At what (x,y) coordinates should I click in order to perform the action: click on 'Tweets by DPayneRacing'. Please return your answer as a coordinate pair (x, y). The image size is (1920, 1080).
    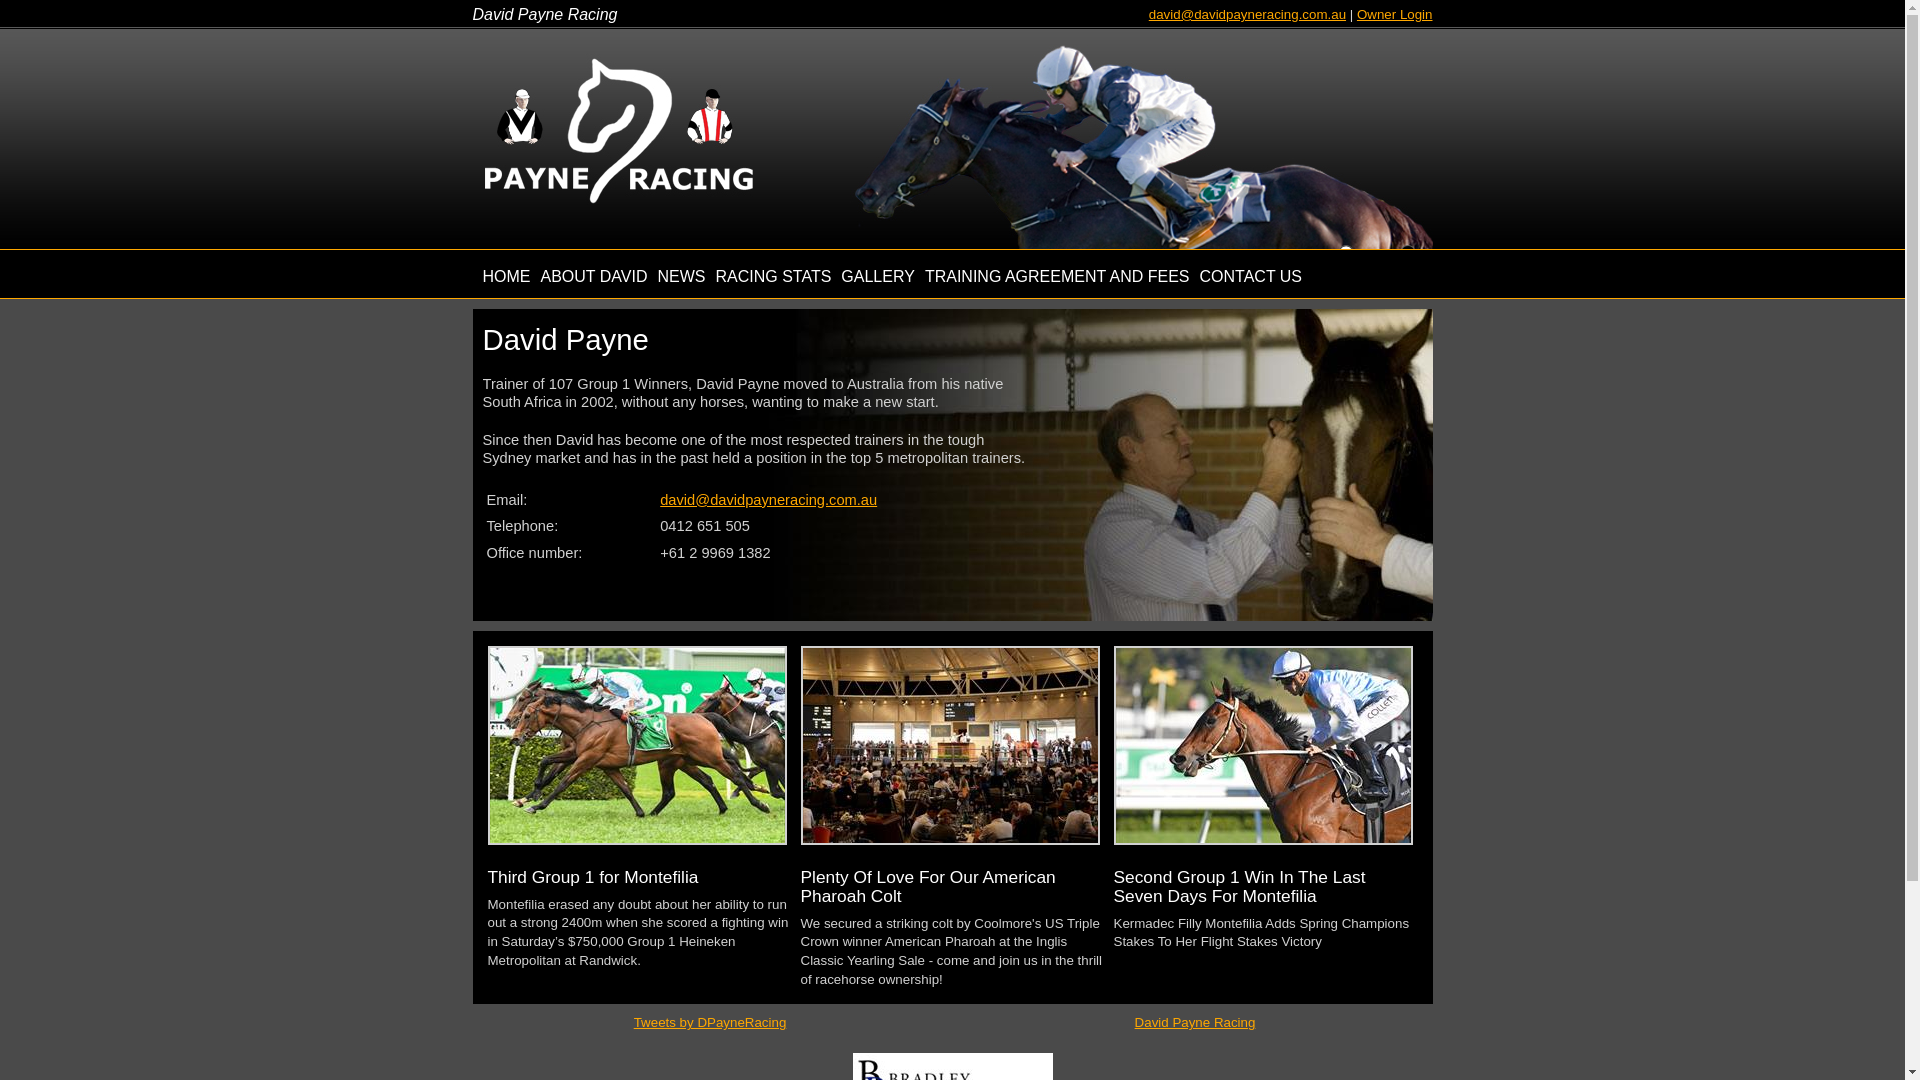
    Looking at the image, I should click on (632, 1022).